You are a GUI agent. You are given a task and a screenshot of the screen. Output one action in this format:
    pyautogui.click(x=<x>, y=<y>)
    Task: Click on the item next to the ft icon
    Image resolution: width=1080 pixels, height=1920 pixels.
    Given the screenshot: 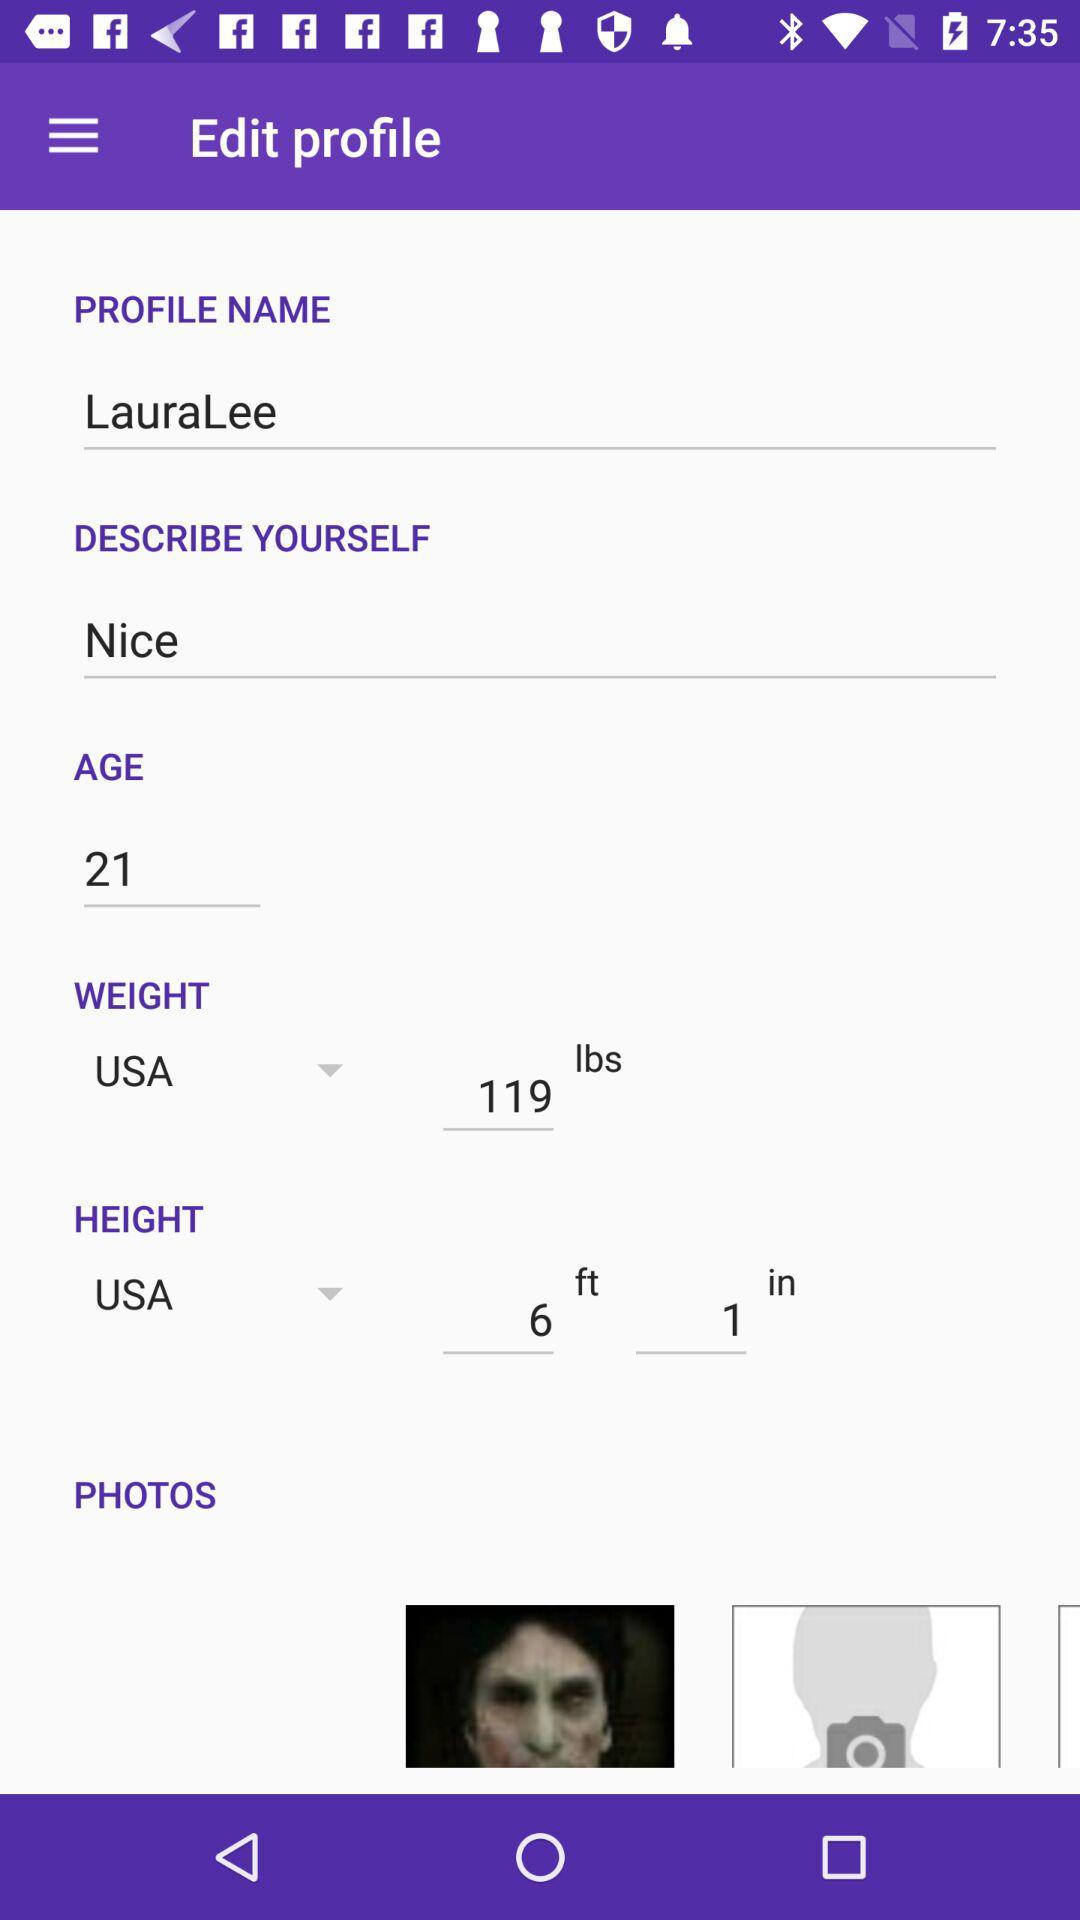 What is the action you would take?
    pyautogui.click(x=497, y=1318)
    